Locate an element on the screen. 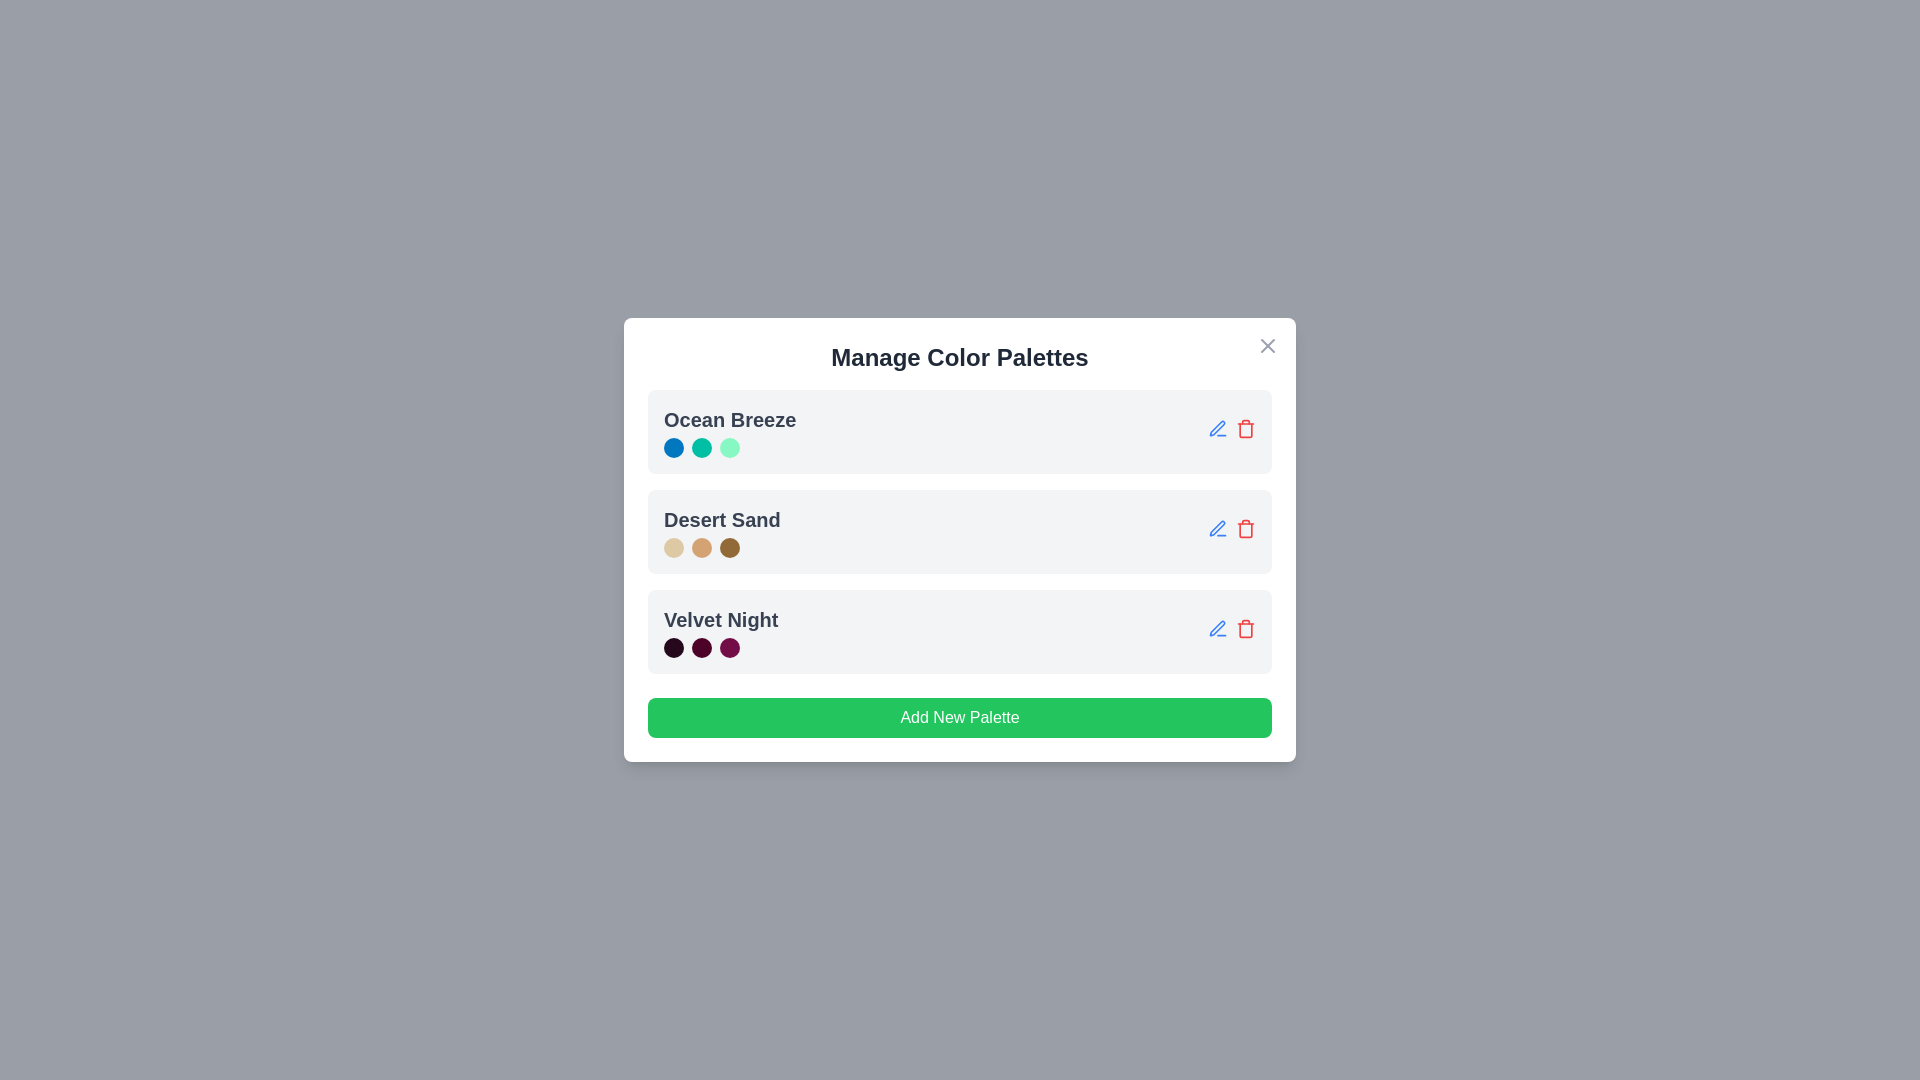  the edit icon for the palette named Velvet Night is located at coordinates (1217, 627).